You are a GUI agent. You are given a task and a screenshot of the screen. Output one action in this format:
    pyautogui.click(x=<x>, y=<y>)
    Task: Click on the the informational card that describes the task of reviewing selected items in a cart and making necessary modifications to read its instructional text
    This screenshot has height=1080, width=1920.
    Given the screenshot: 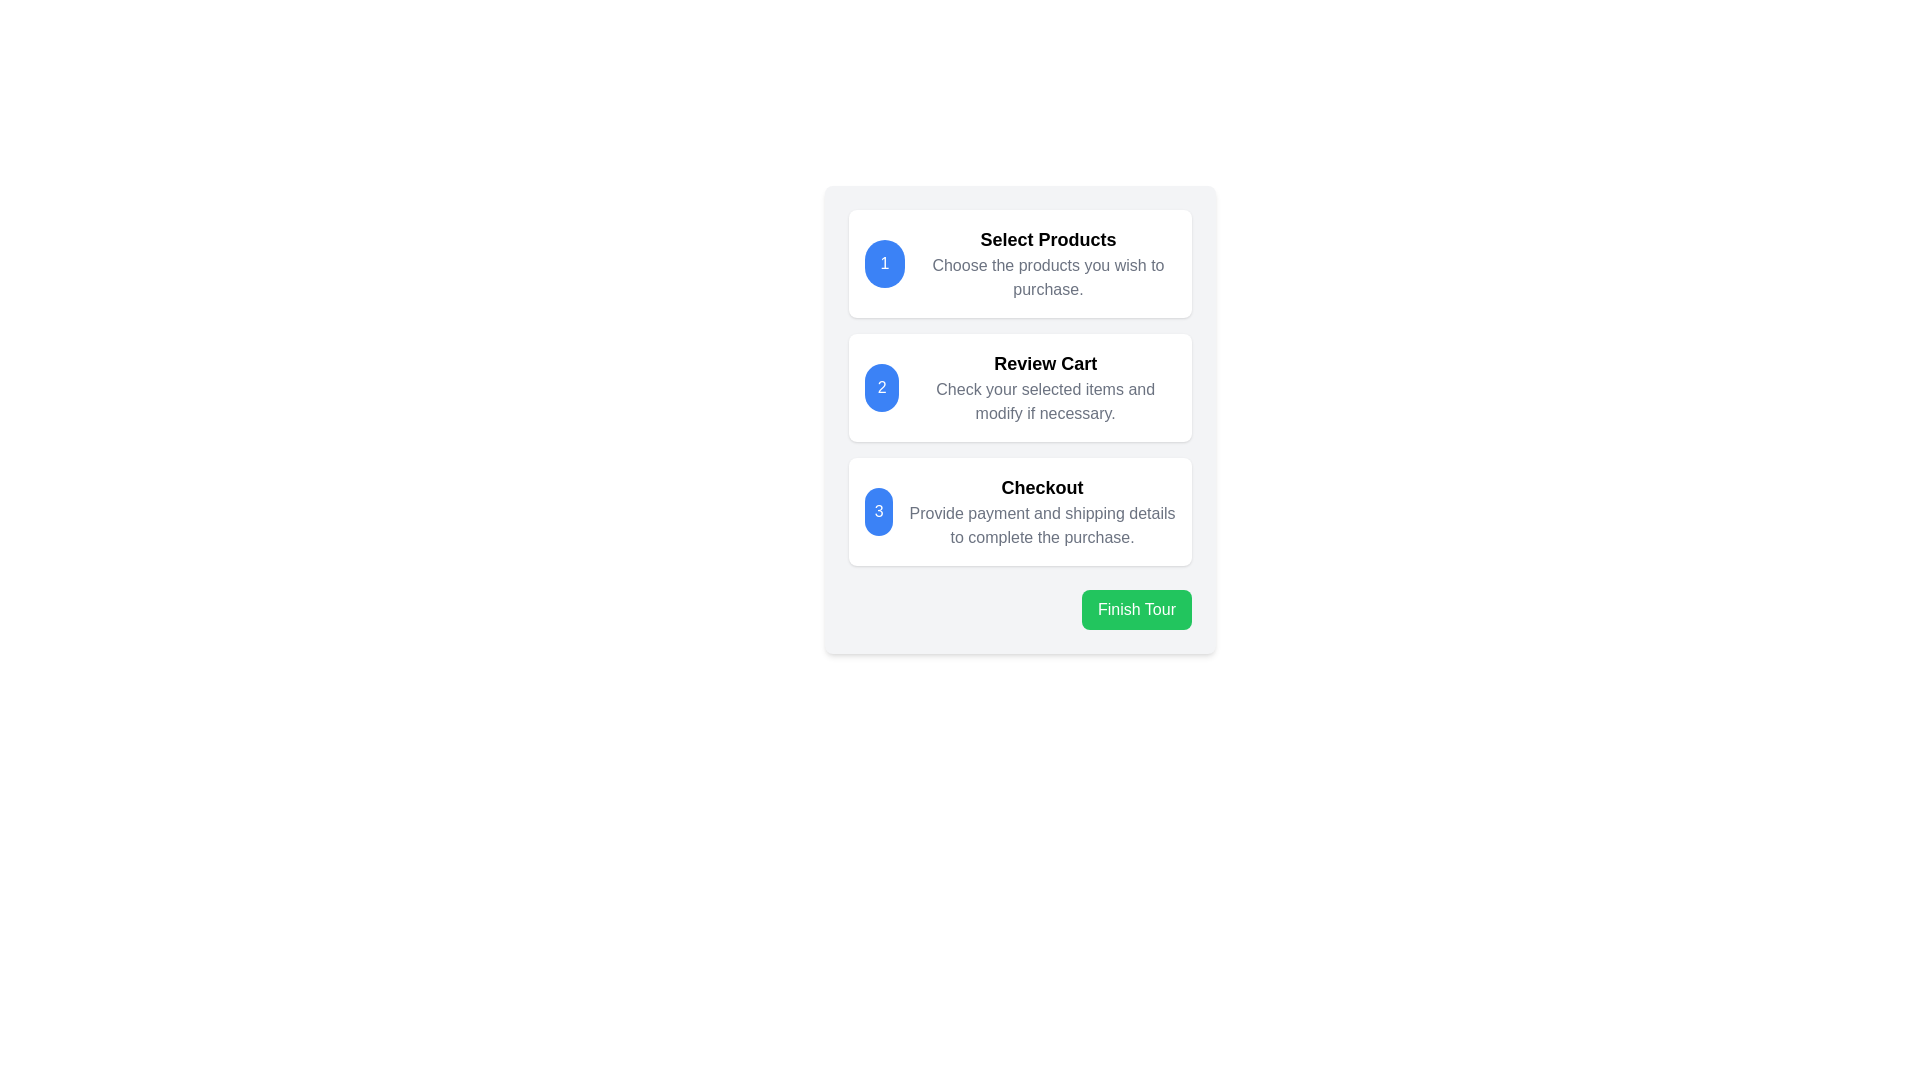 What is the action you would take?
    pyautogui.click(x=1020, y=388)
    